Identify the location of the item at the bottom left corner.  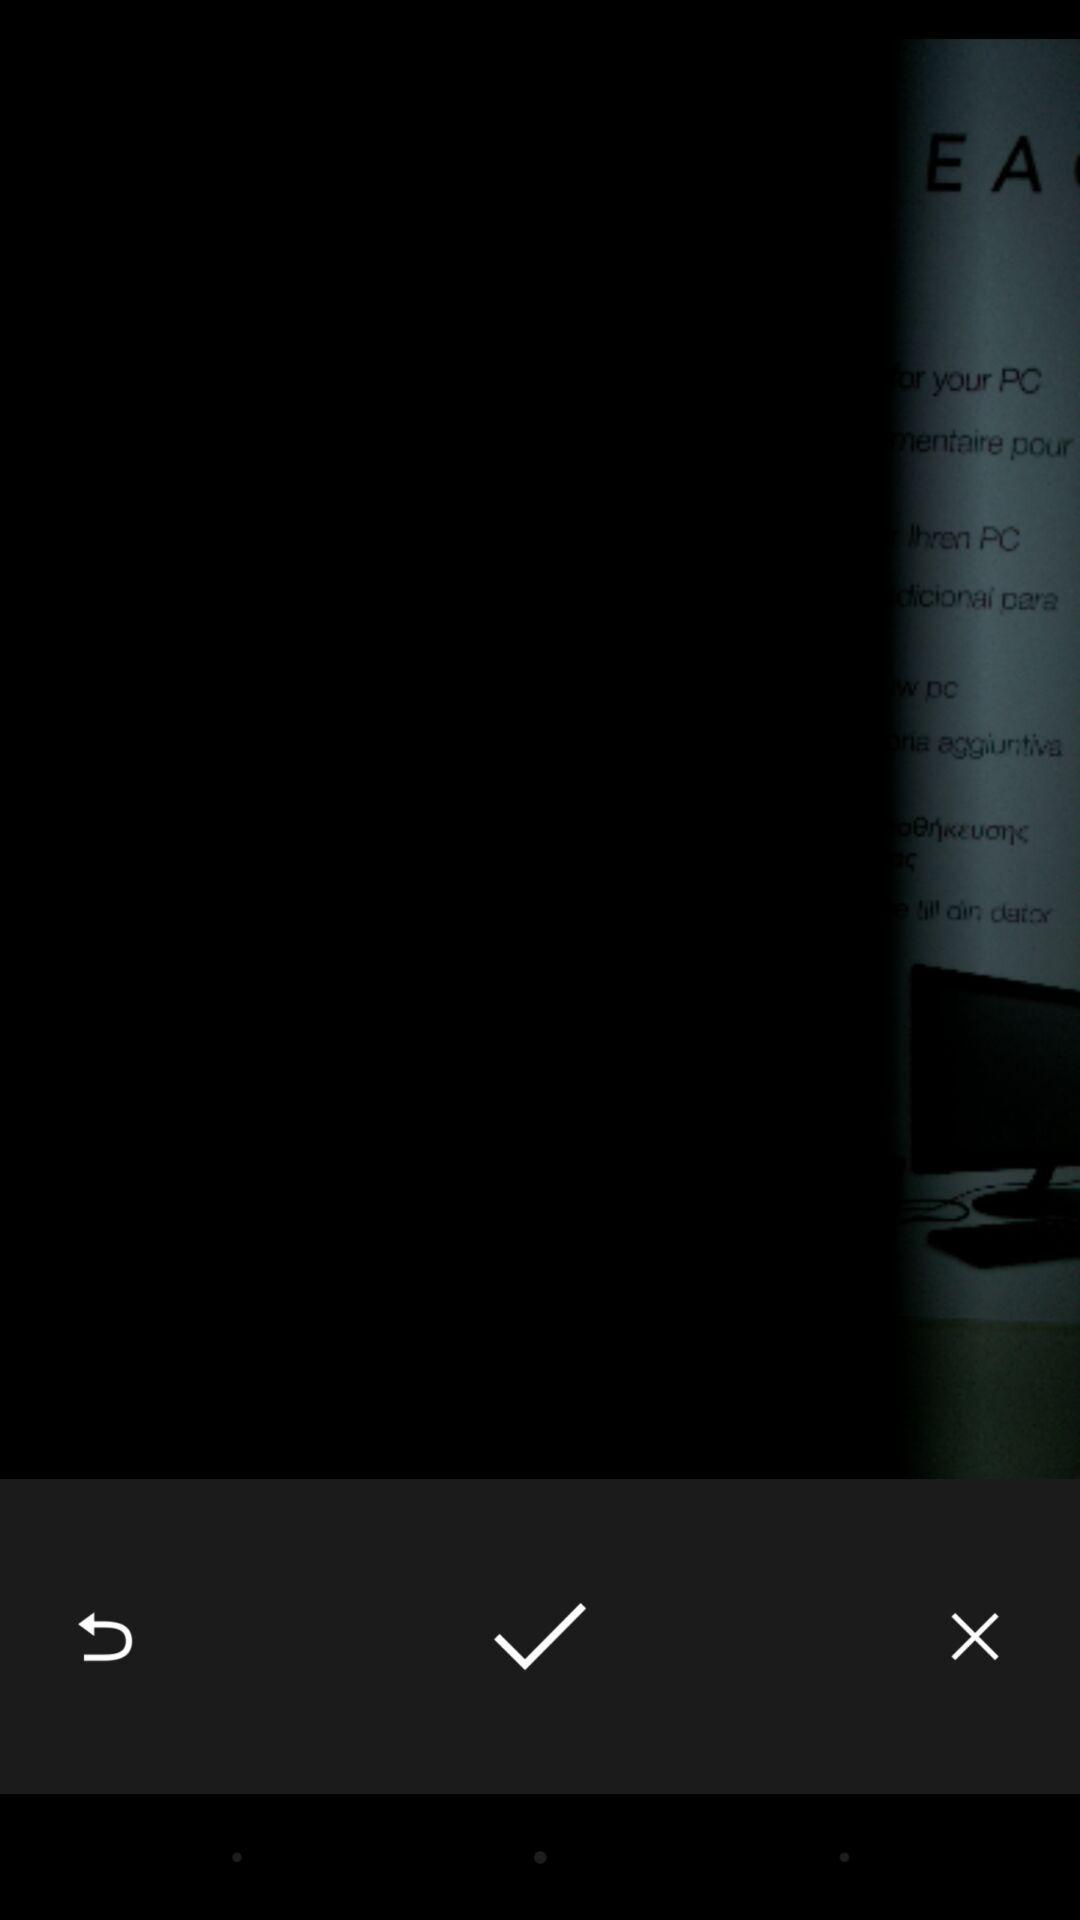
(104, 1636).